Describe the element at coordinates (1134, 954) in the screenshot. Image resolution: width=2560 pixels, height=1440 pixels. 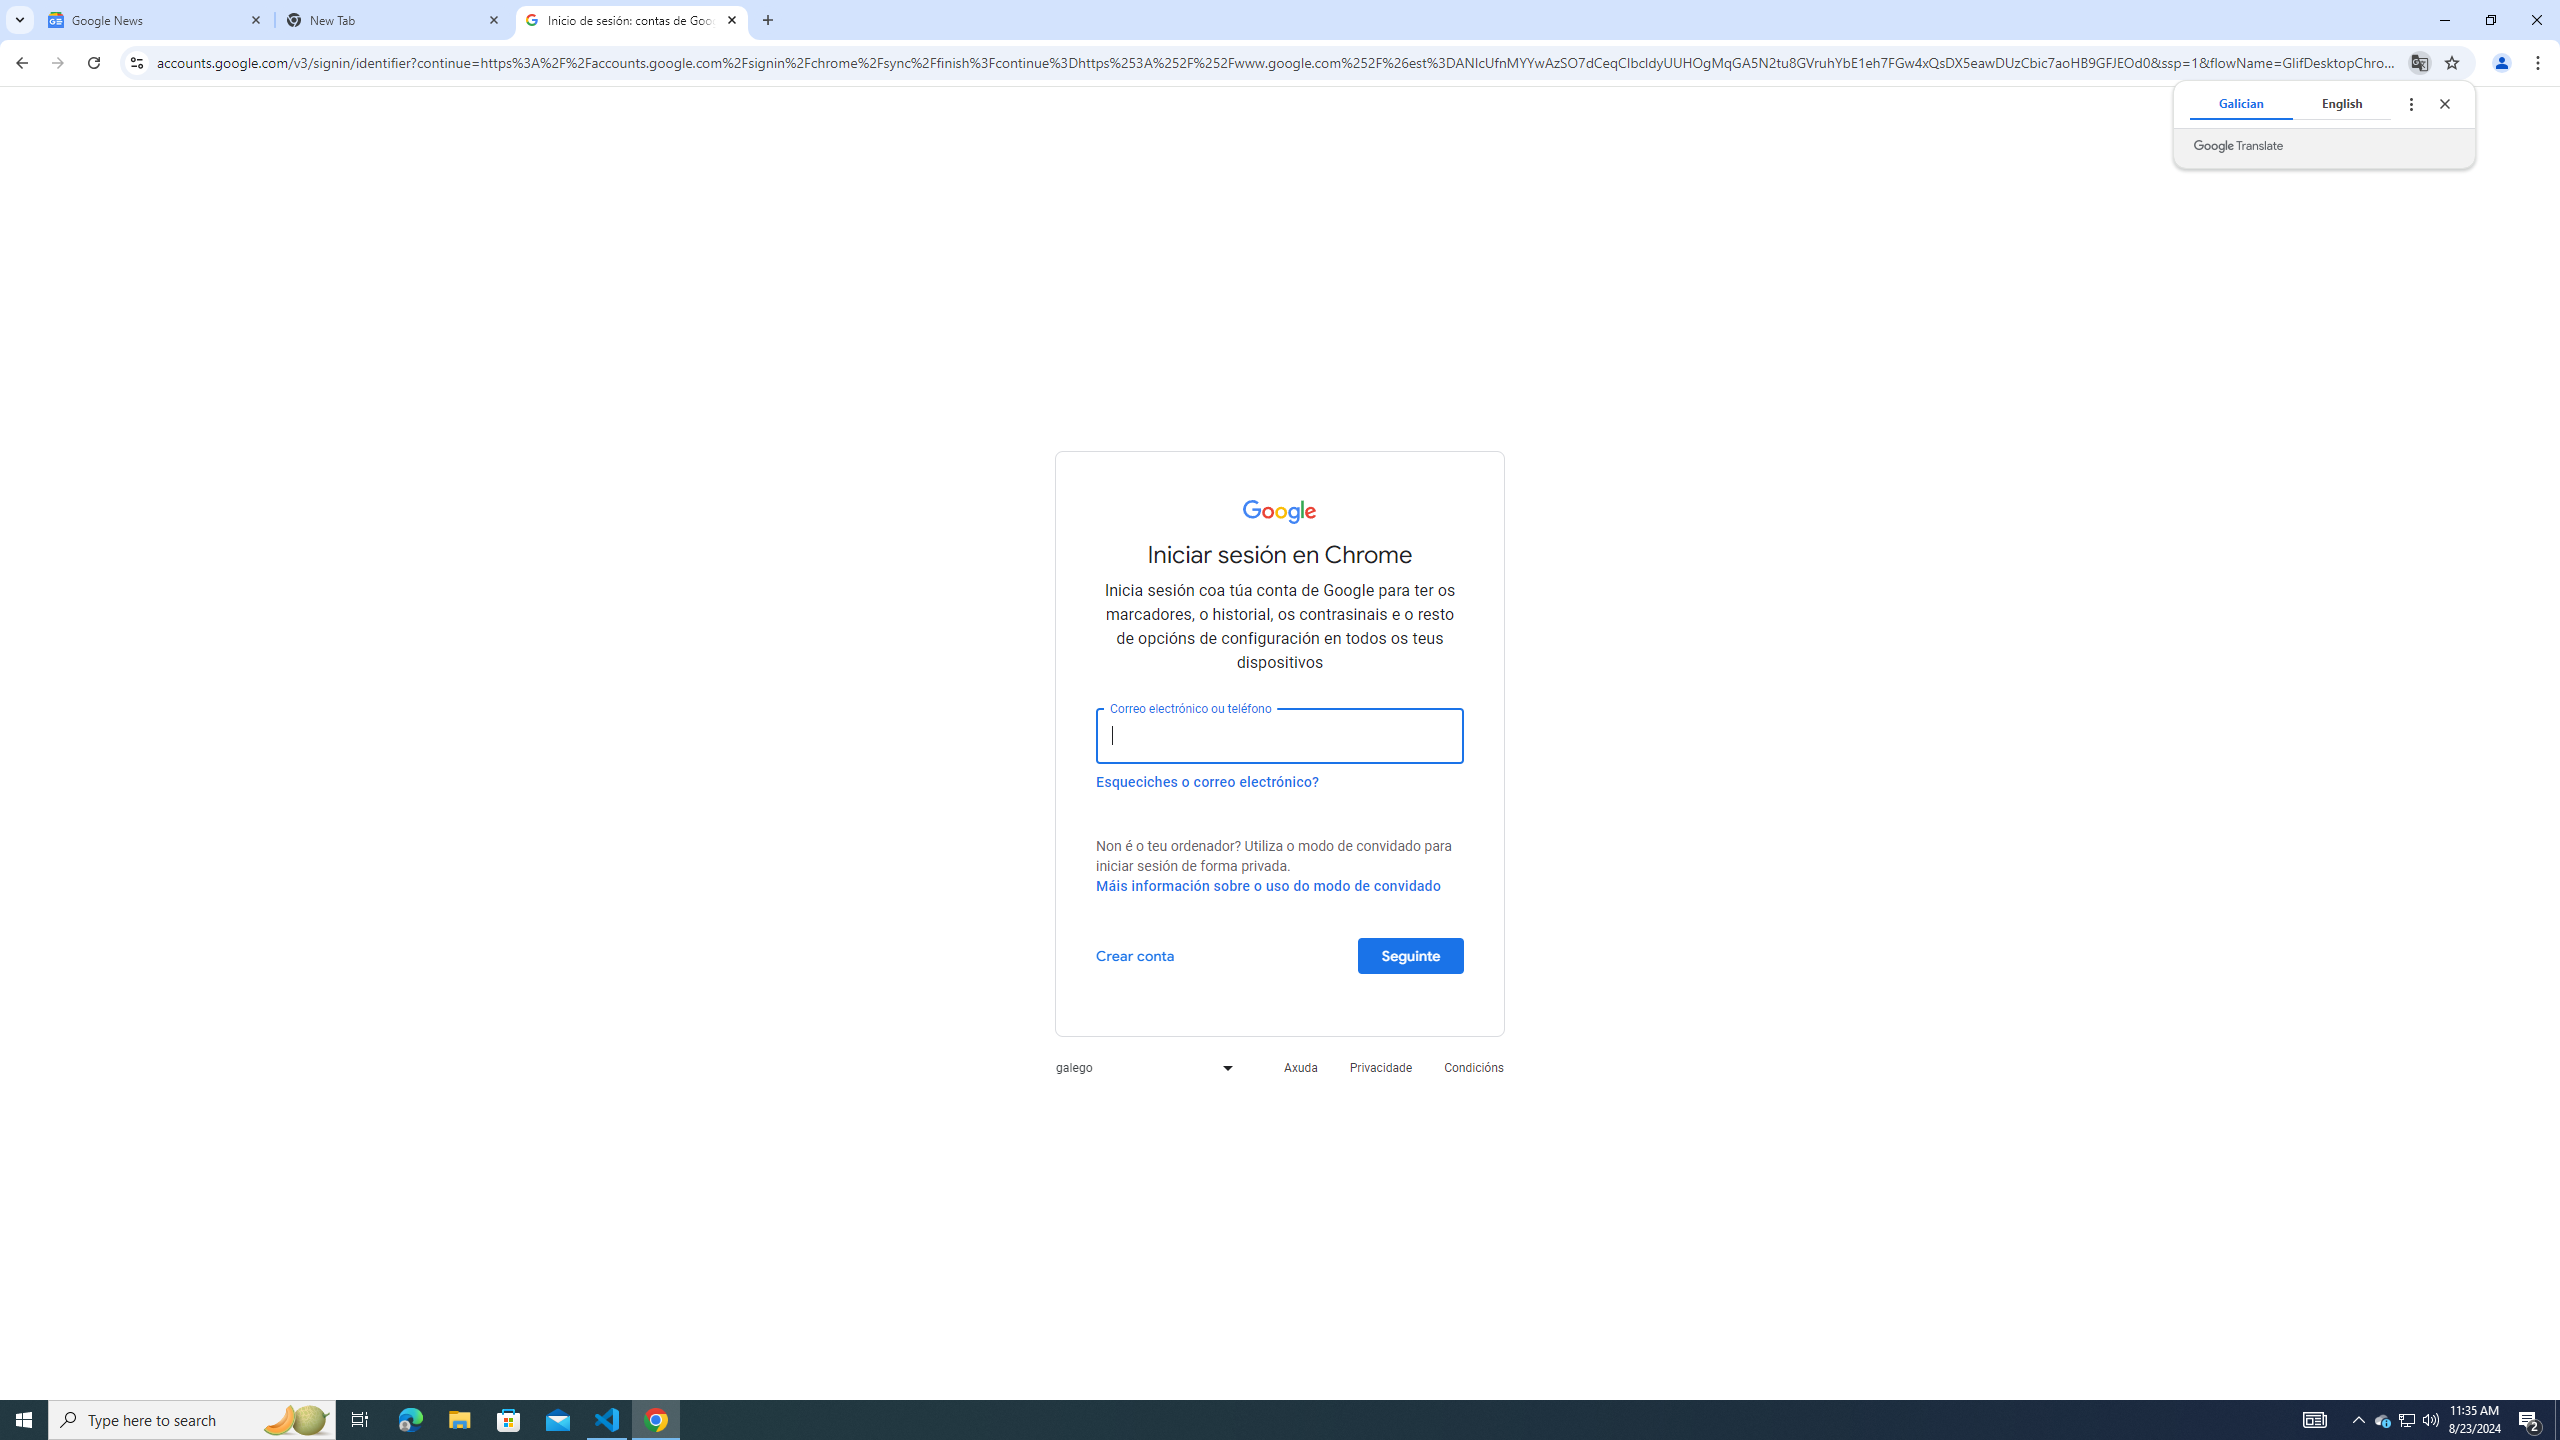
I see `'Crear conta'` at that location.